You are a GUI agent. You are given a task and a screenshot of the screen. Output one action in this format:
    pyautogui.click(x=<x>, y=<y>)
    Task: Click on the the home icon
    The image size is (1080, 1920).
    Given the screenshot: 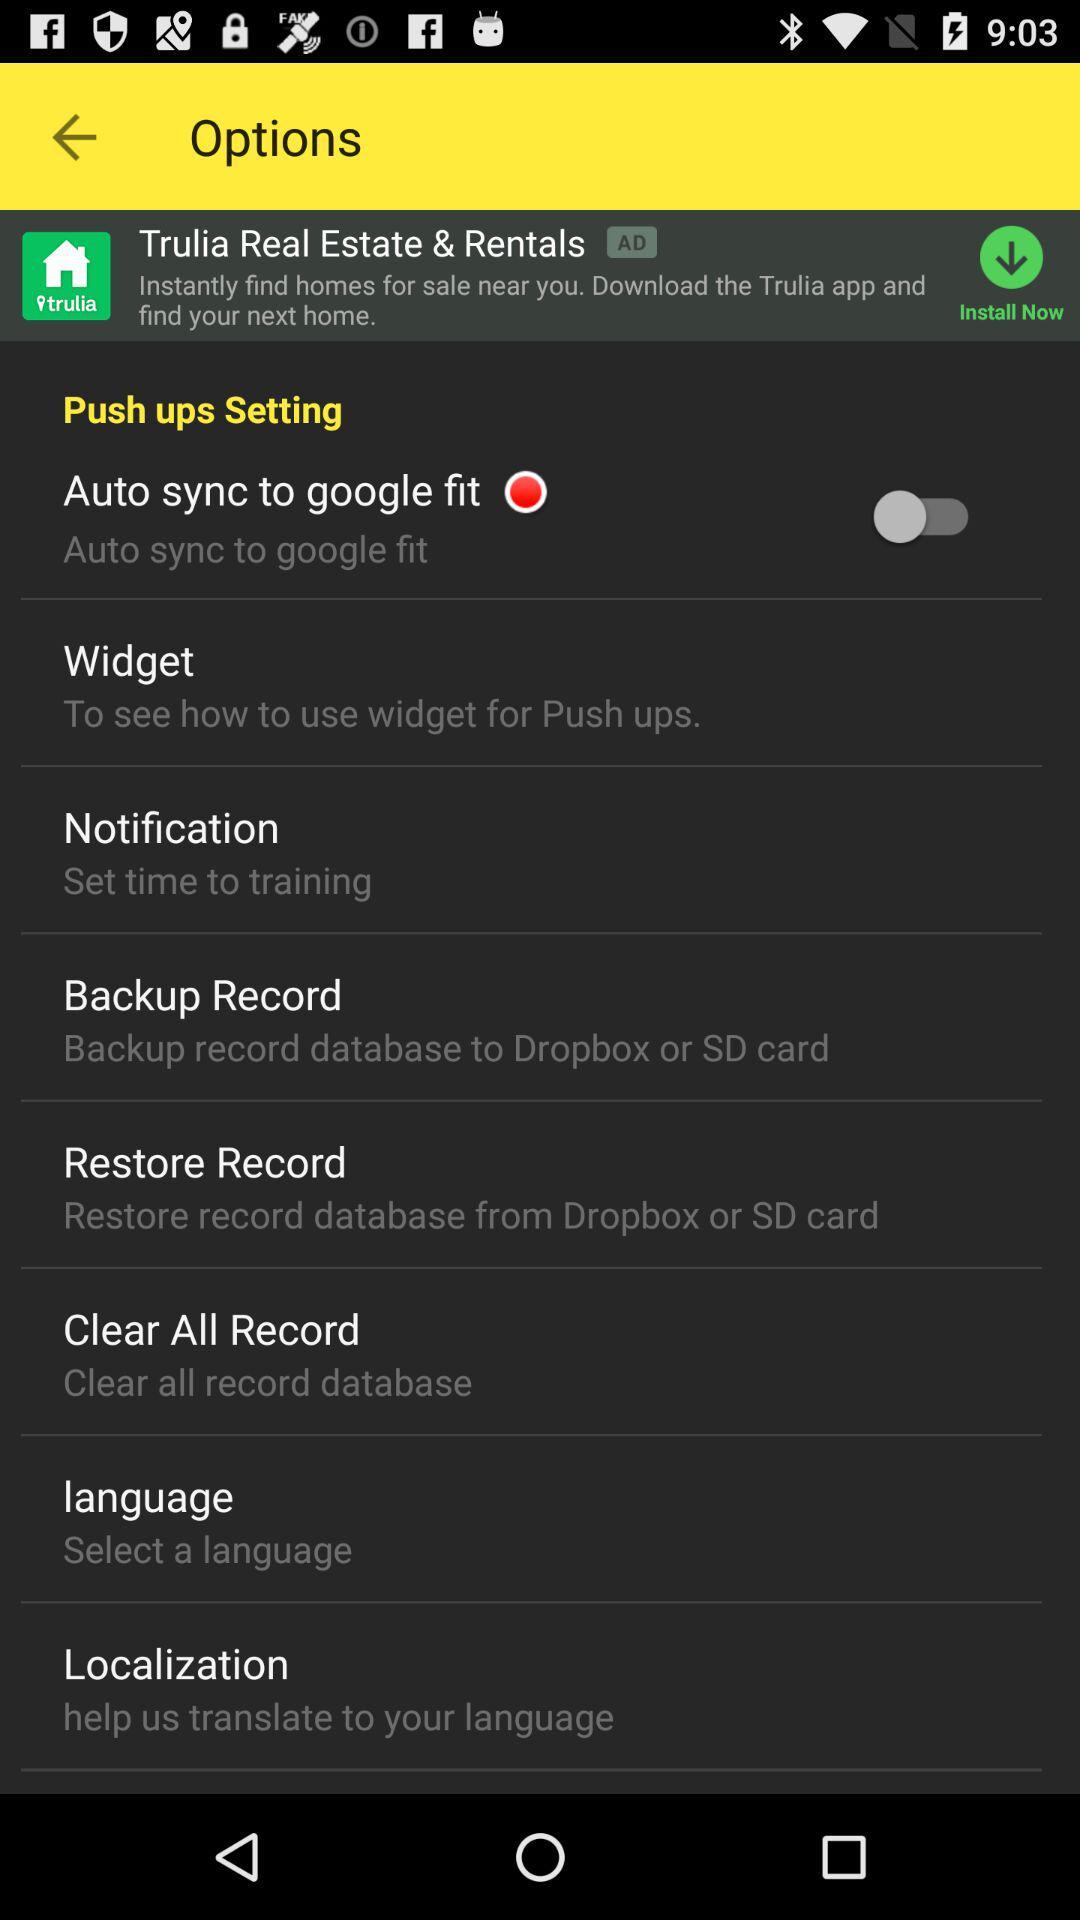 What is the action you would take?
    pyautogui.click(x=64, y=293)
    